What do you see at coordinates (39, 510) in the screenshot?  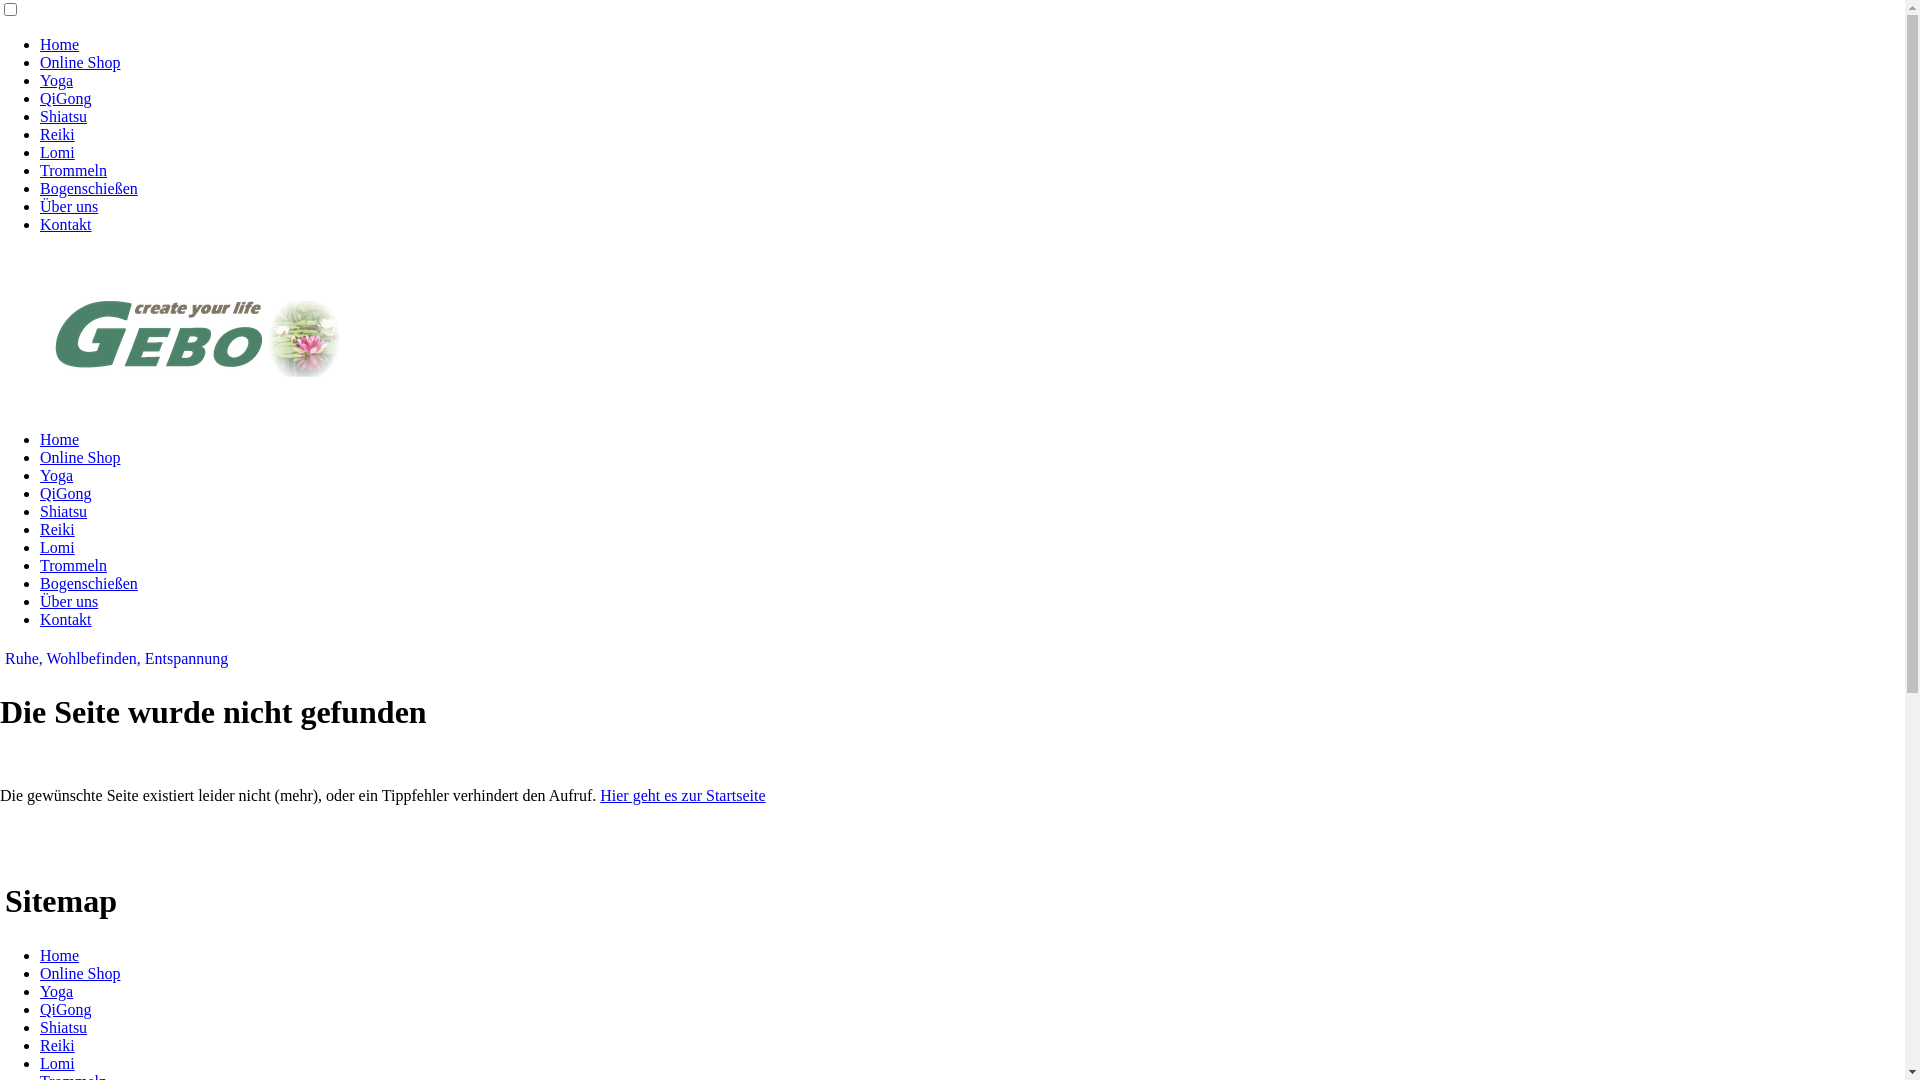 I see `'Shiatsu'` at bounding box center [39, 510].